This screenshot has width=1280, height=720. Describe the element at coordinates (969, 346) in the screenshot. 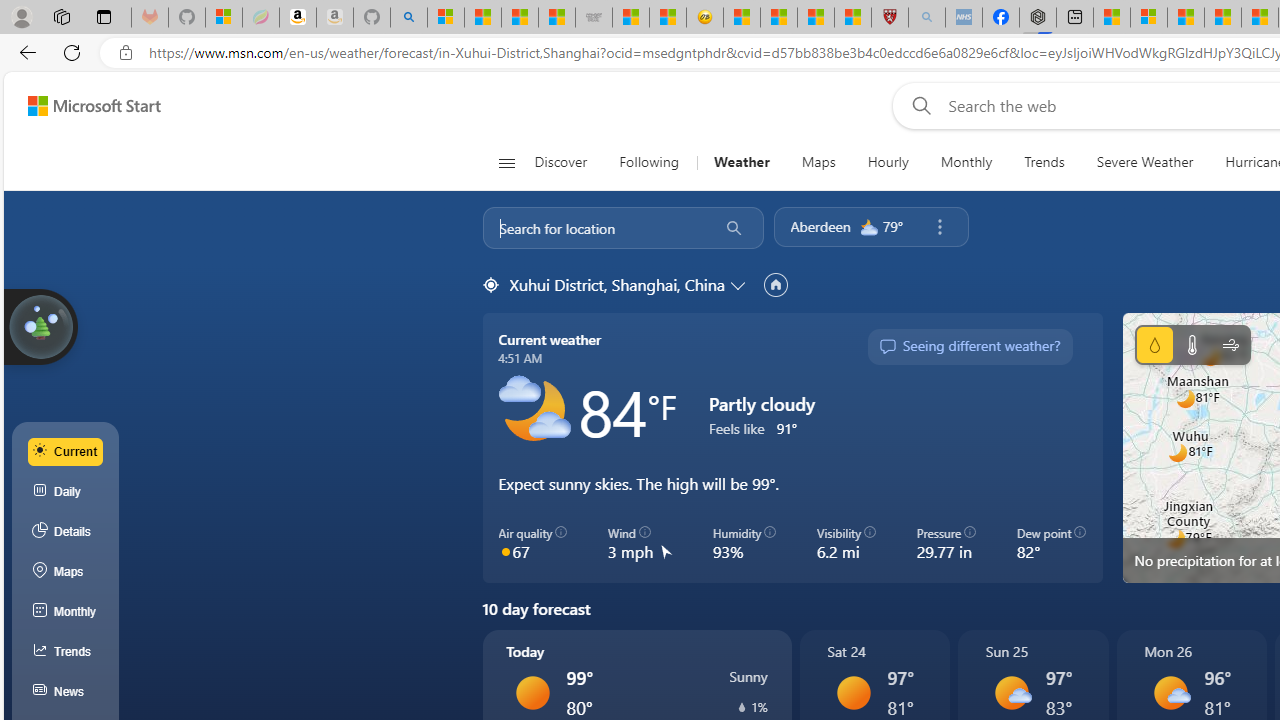

I see `'Seeing different weather?'` at that location.